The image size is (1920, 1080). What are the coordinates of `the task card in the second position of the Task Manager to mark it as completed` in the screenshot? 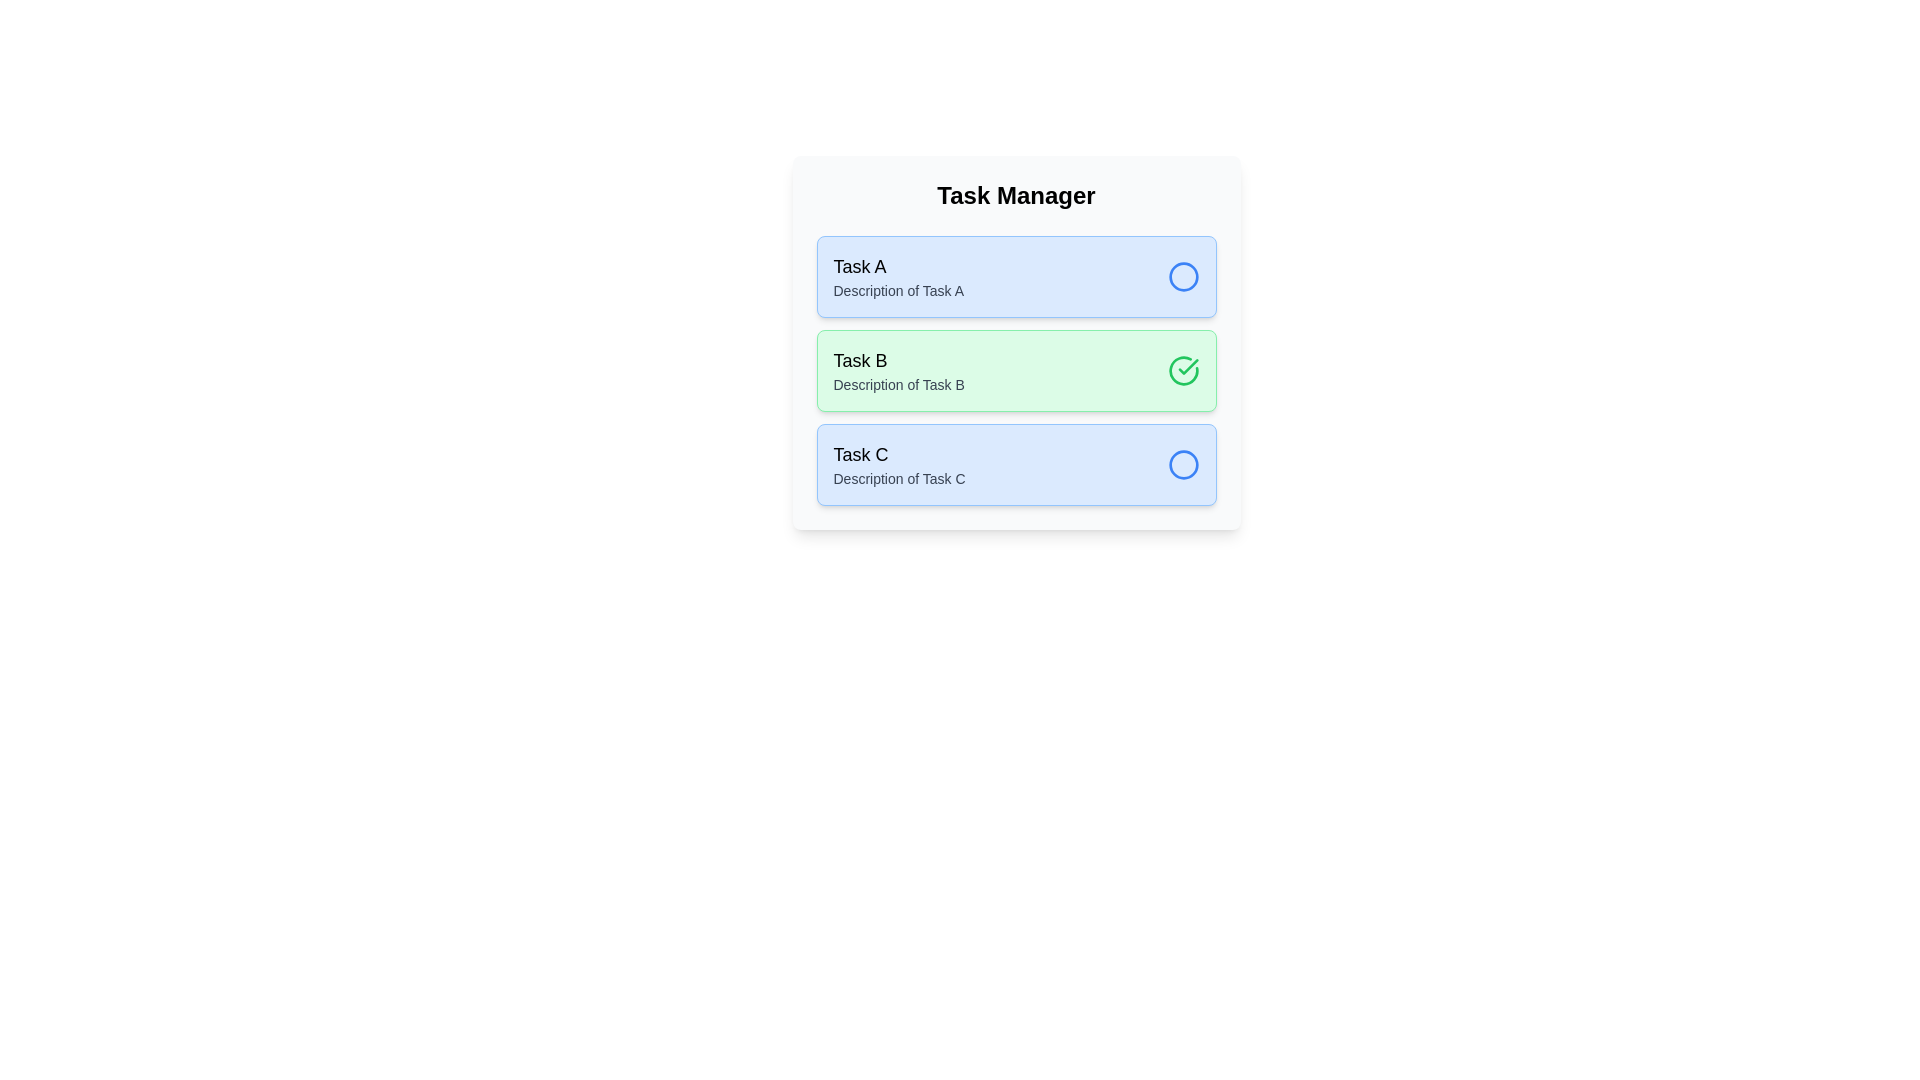 It's located at (1016, 370).